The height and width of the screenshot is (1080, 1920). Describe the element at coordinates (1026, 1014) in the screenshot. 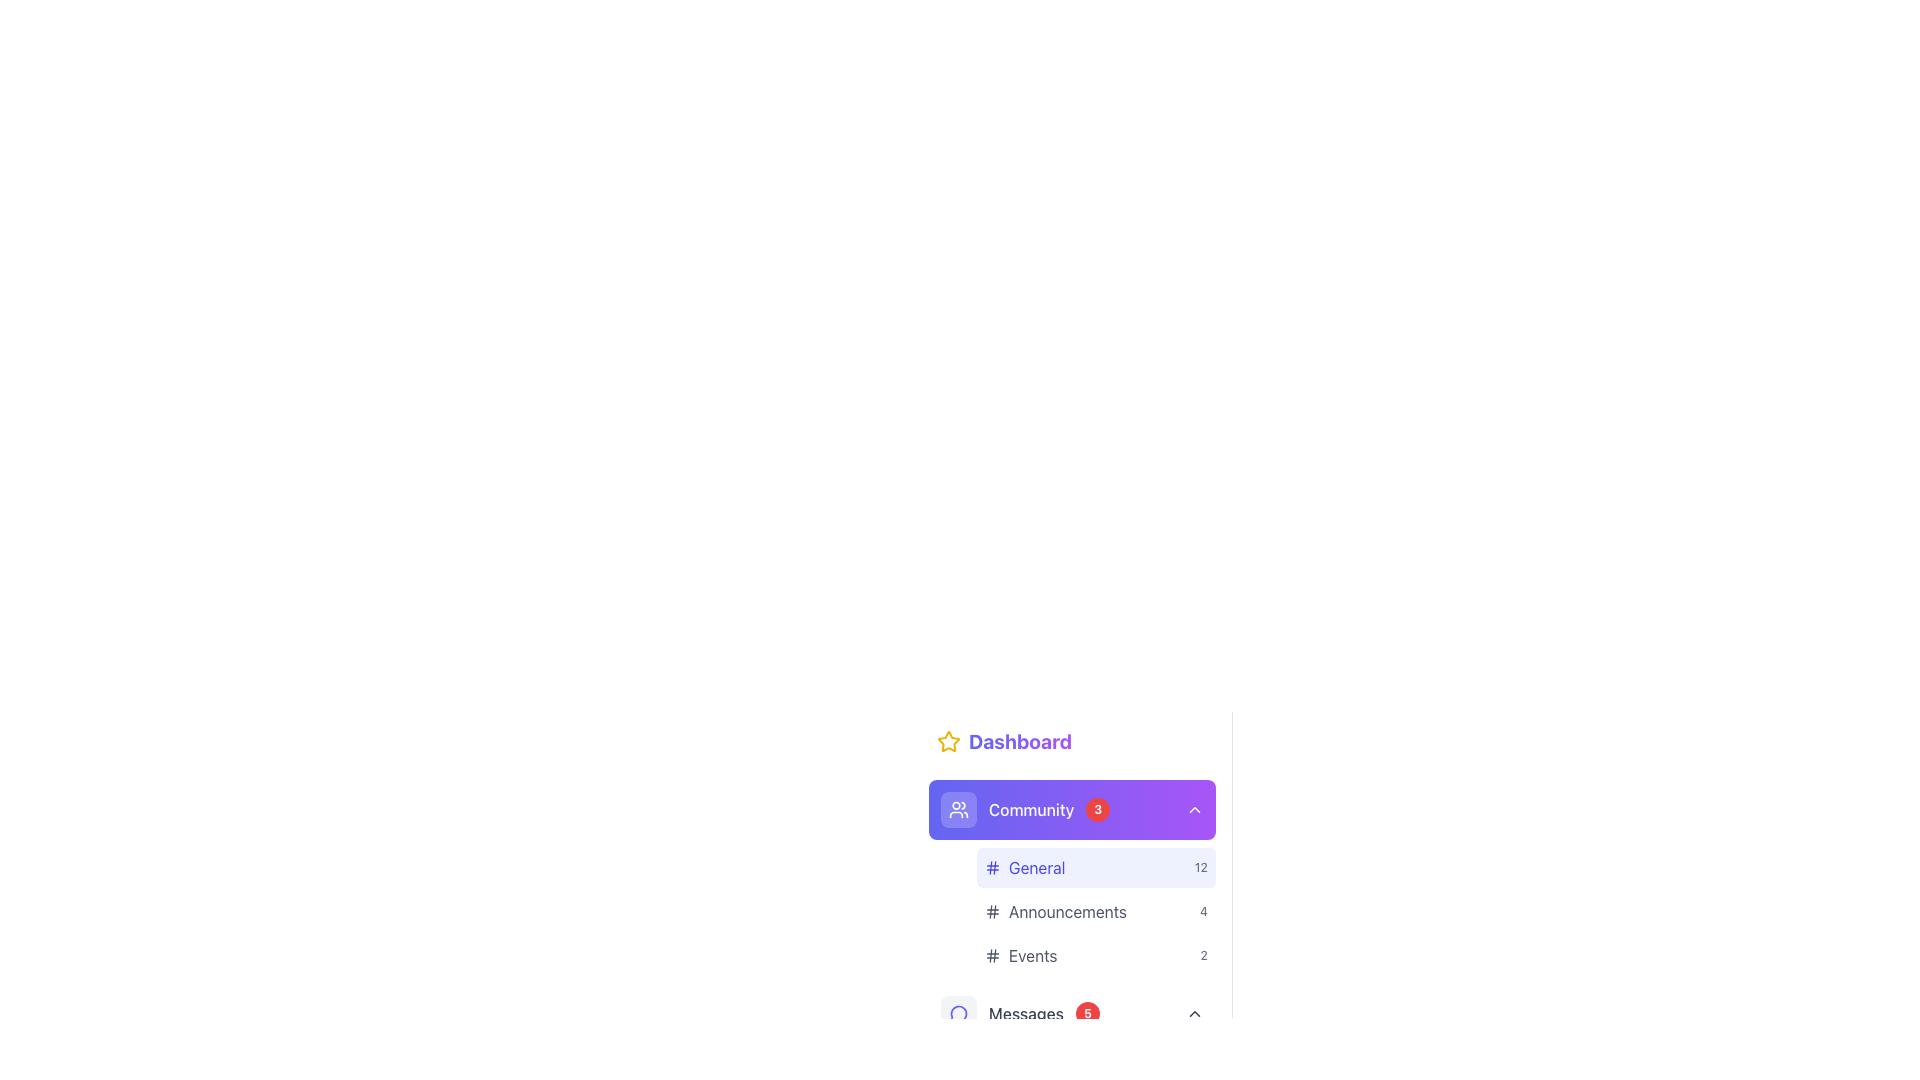

I see `the 'Messages' text label, which is positioned centrally in a horizontal layout within the sidebar navigation menu` at that location.